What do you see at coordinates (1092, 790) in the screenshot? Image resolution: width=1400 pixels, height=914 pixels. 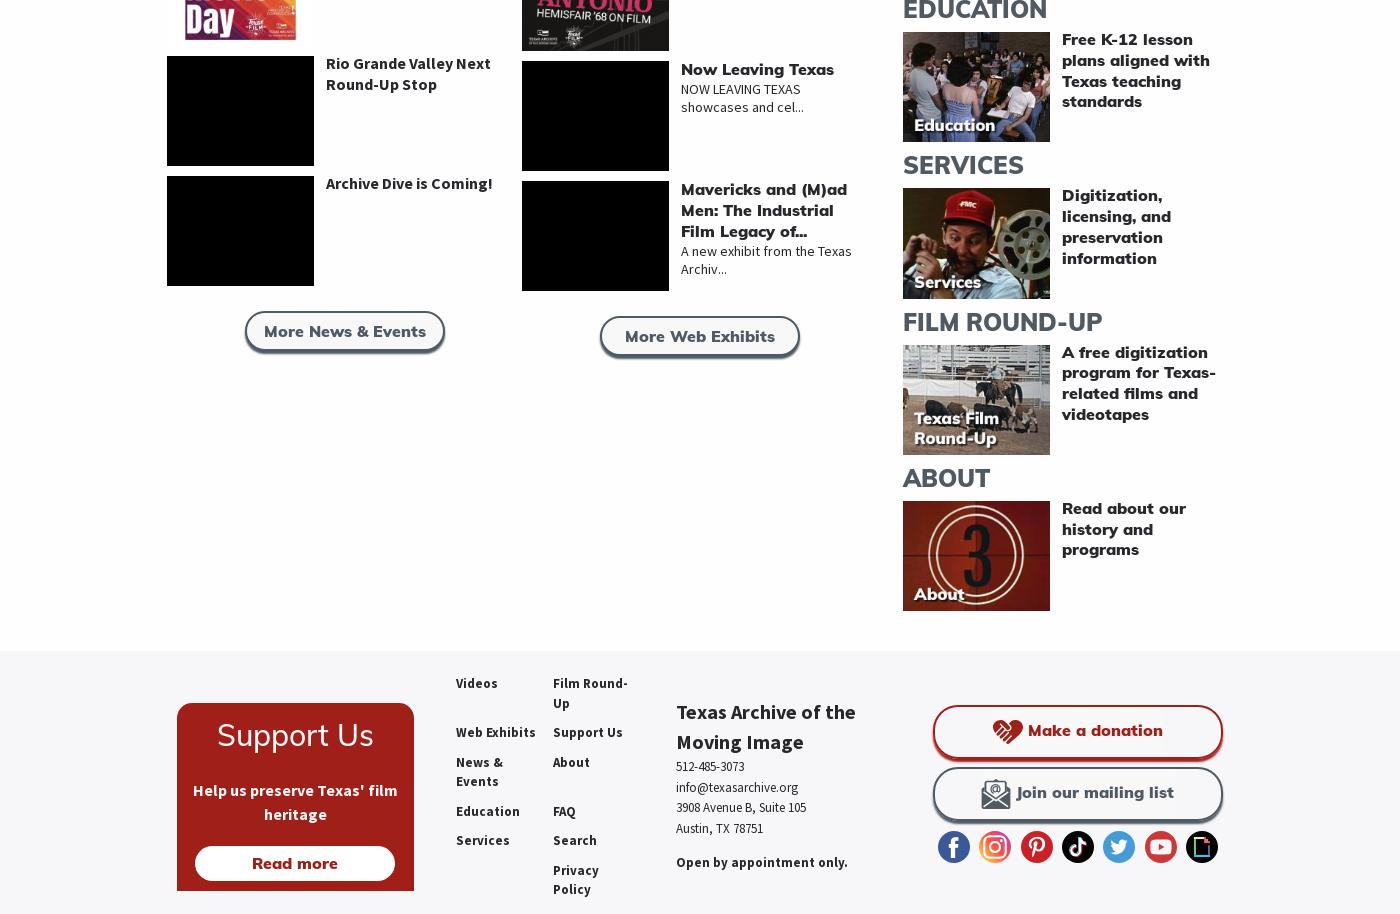 I see `'Join our mailing list'` at bounding box center [1092, 790].